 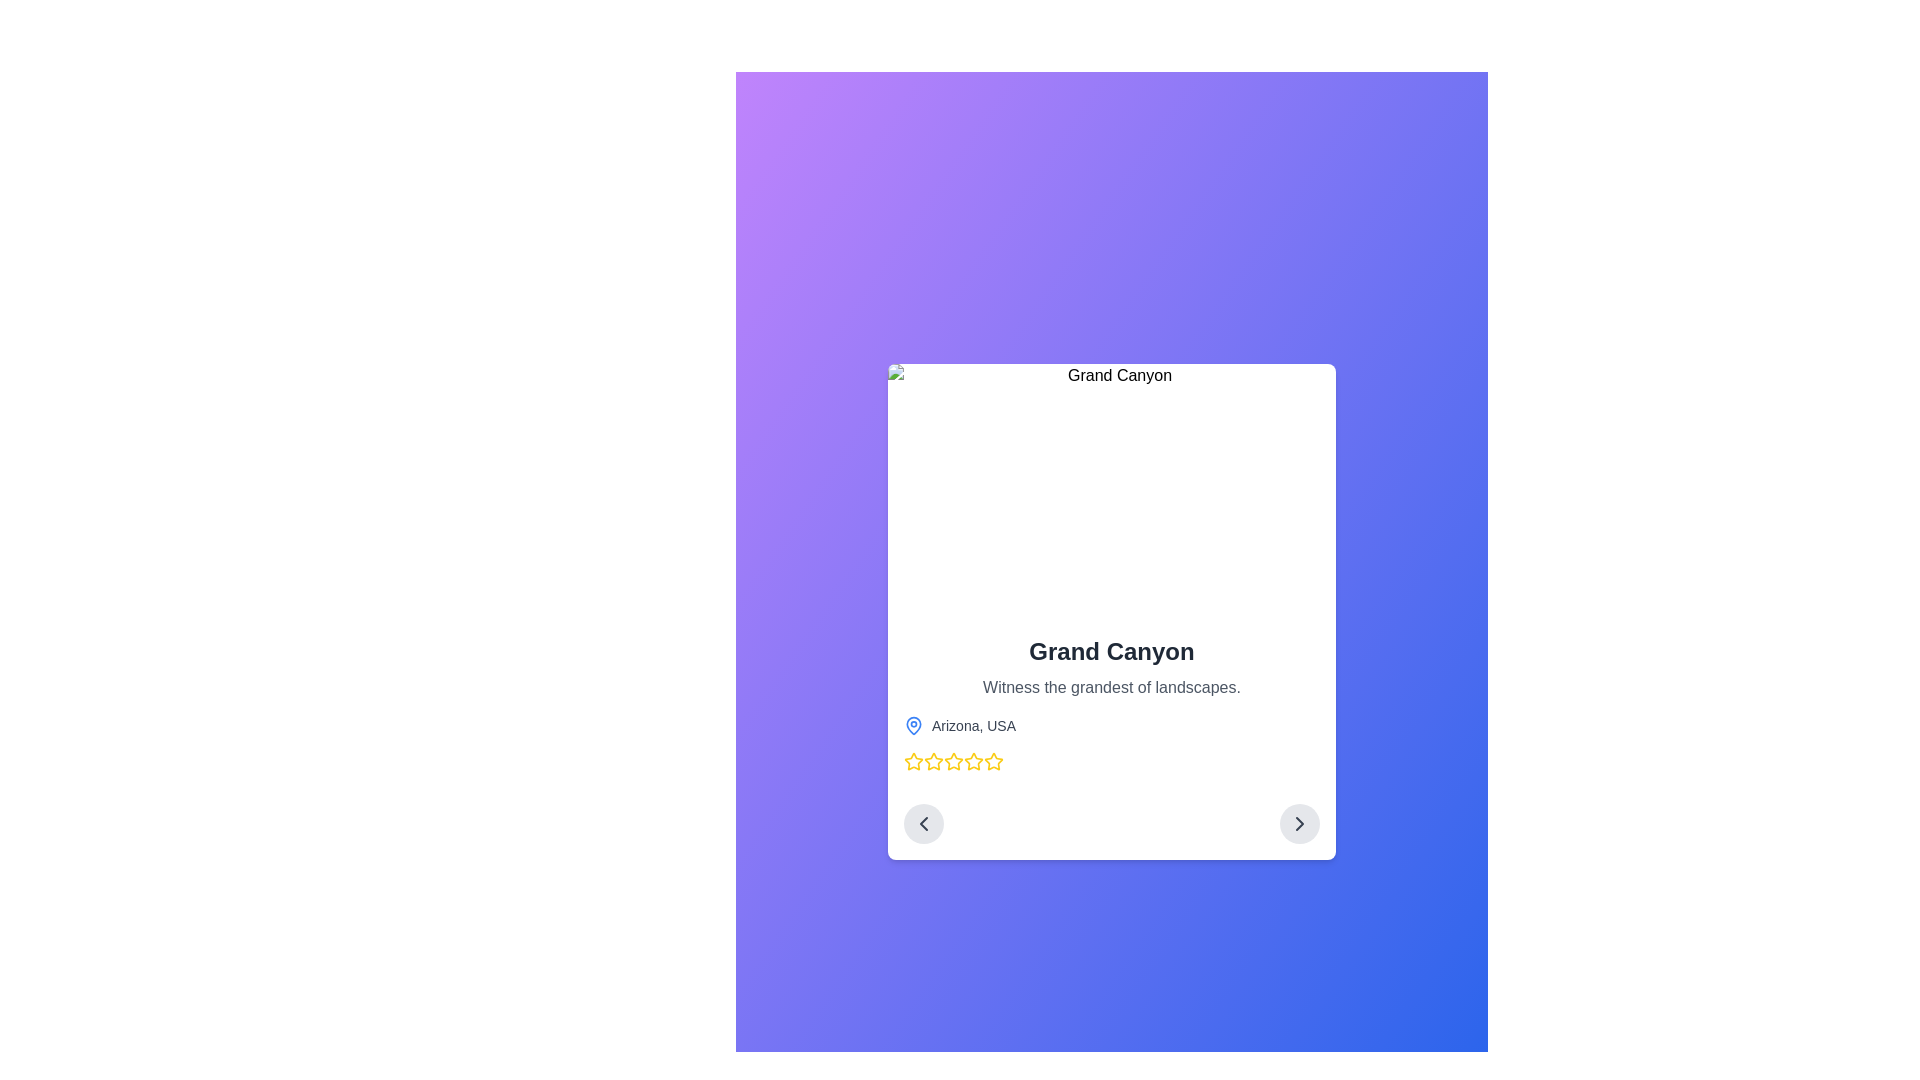 I want to click on the fourth star icon in the rating sequence, so click(x=974, y=761).